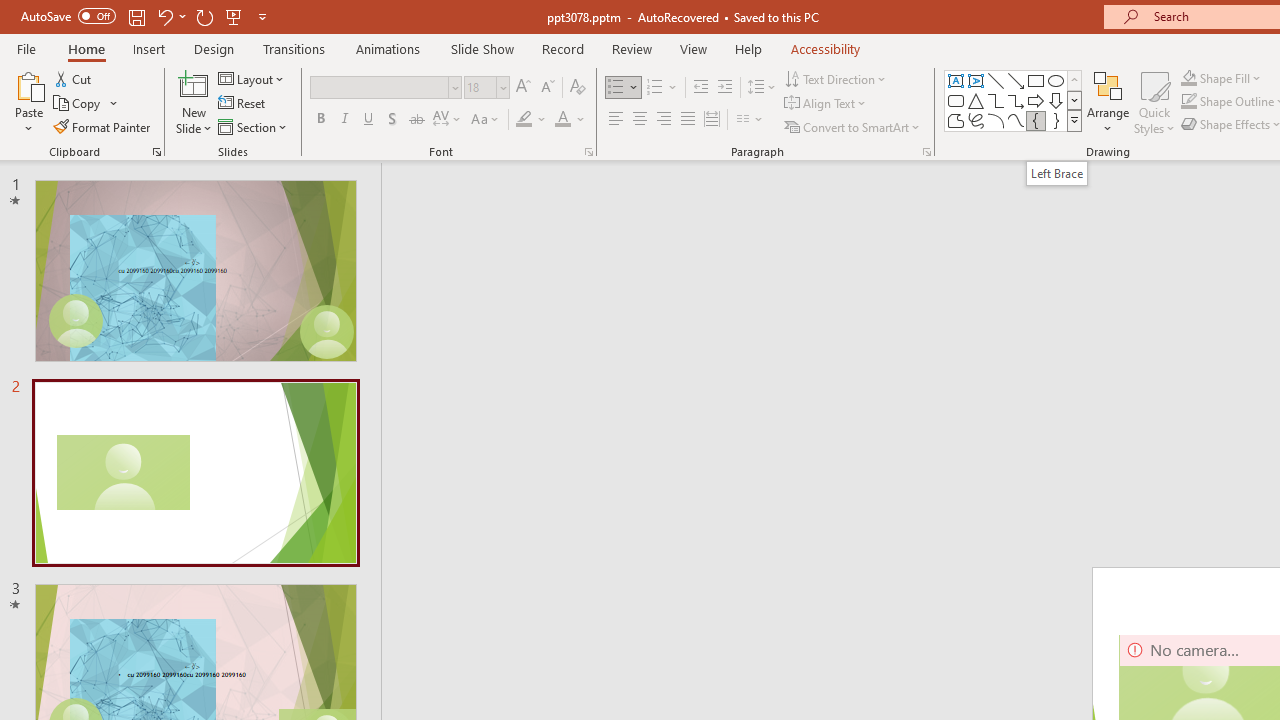 This screenshot has height=720, width=1280. I want to click on 'Text Highlight Color Yellow', so click(524, 119).